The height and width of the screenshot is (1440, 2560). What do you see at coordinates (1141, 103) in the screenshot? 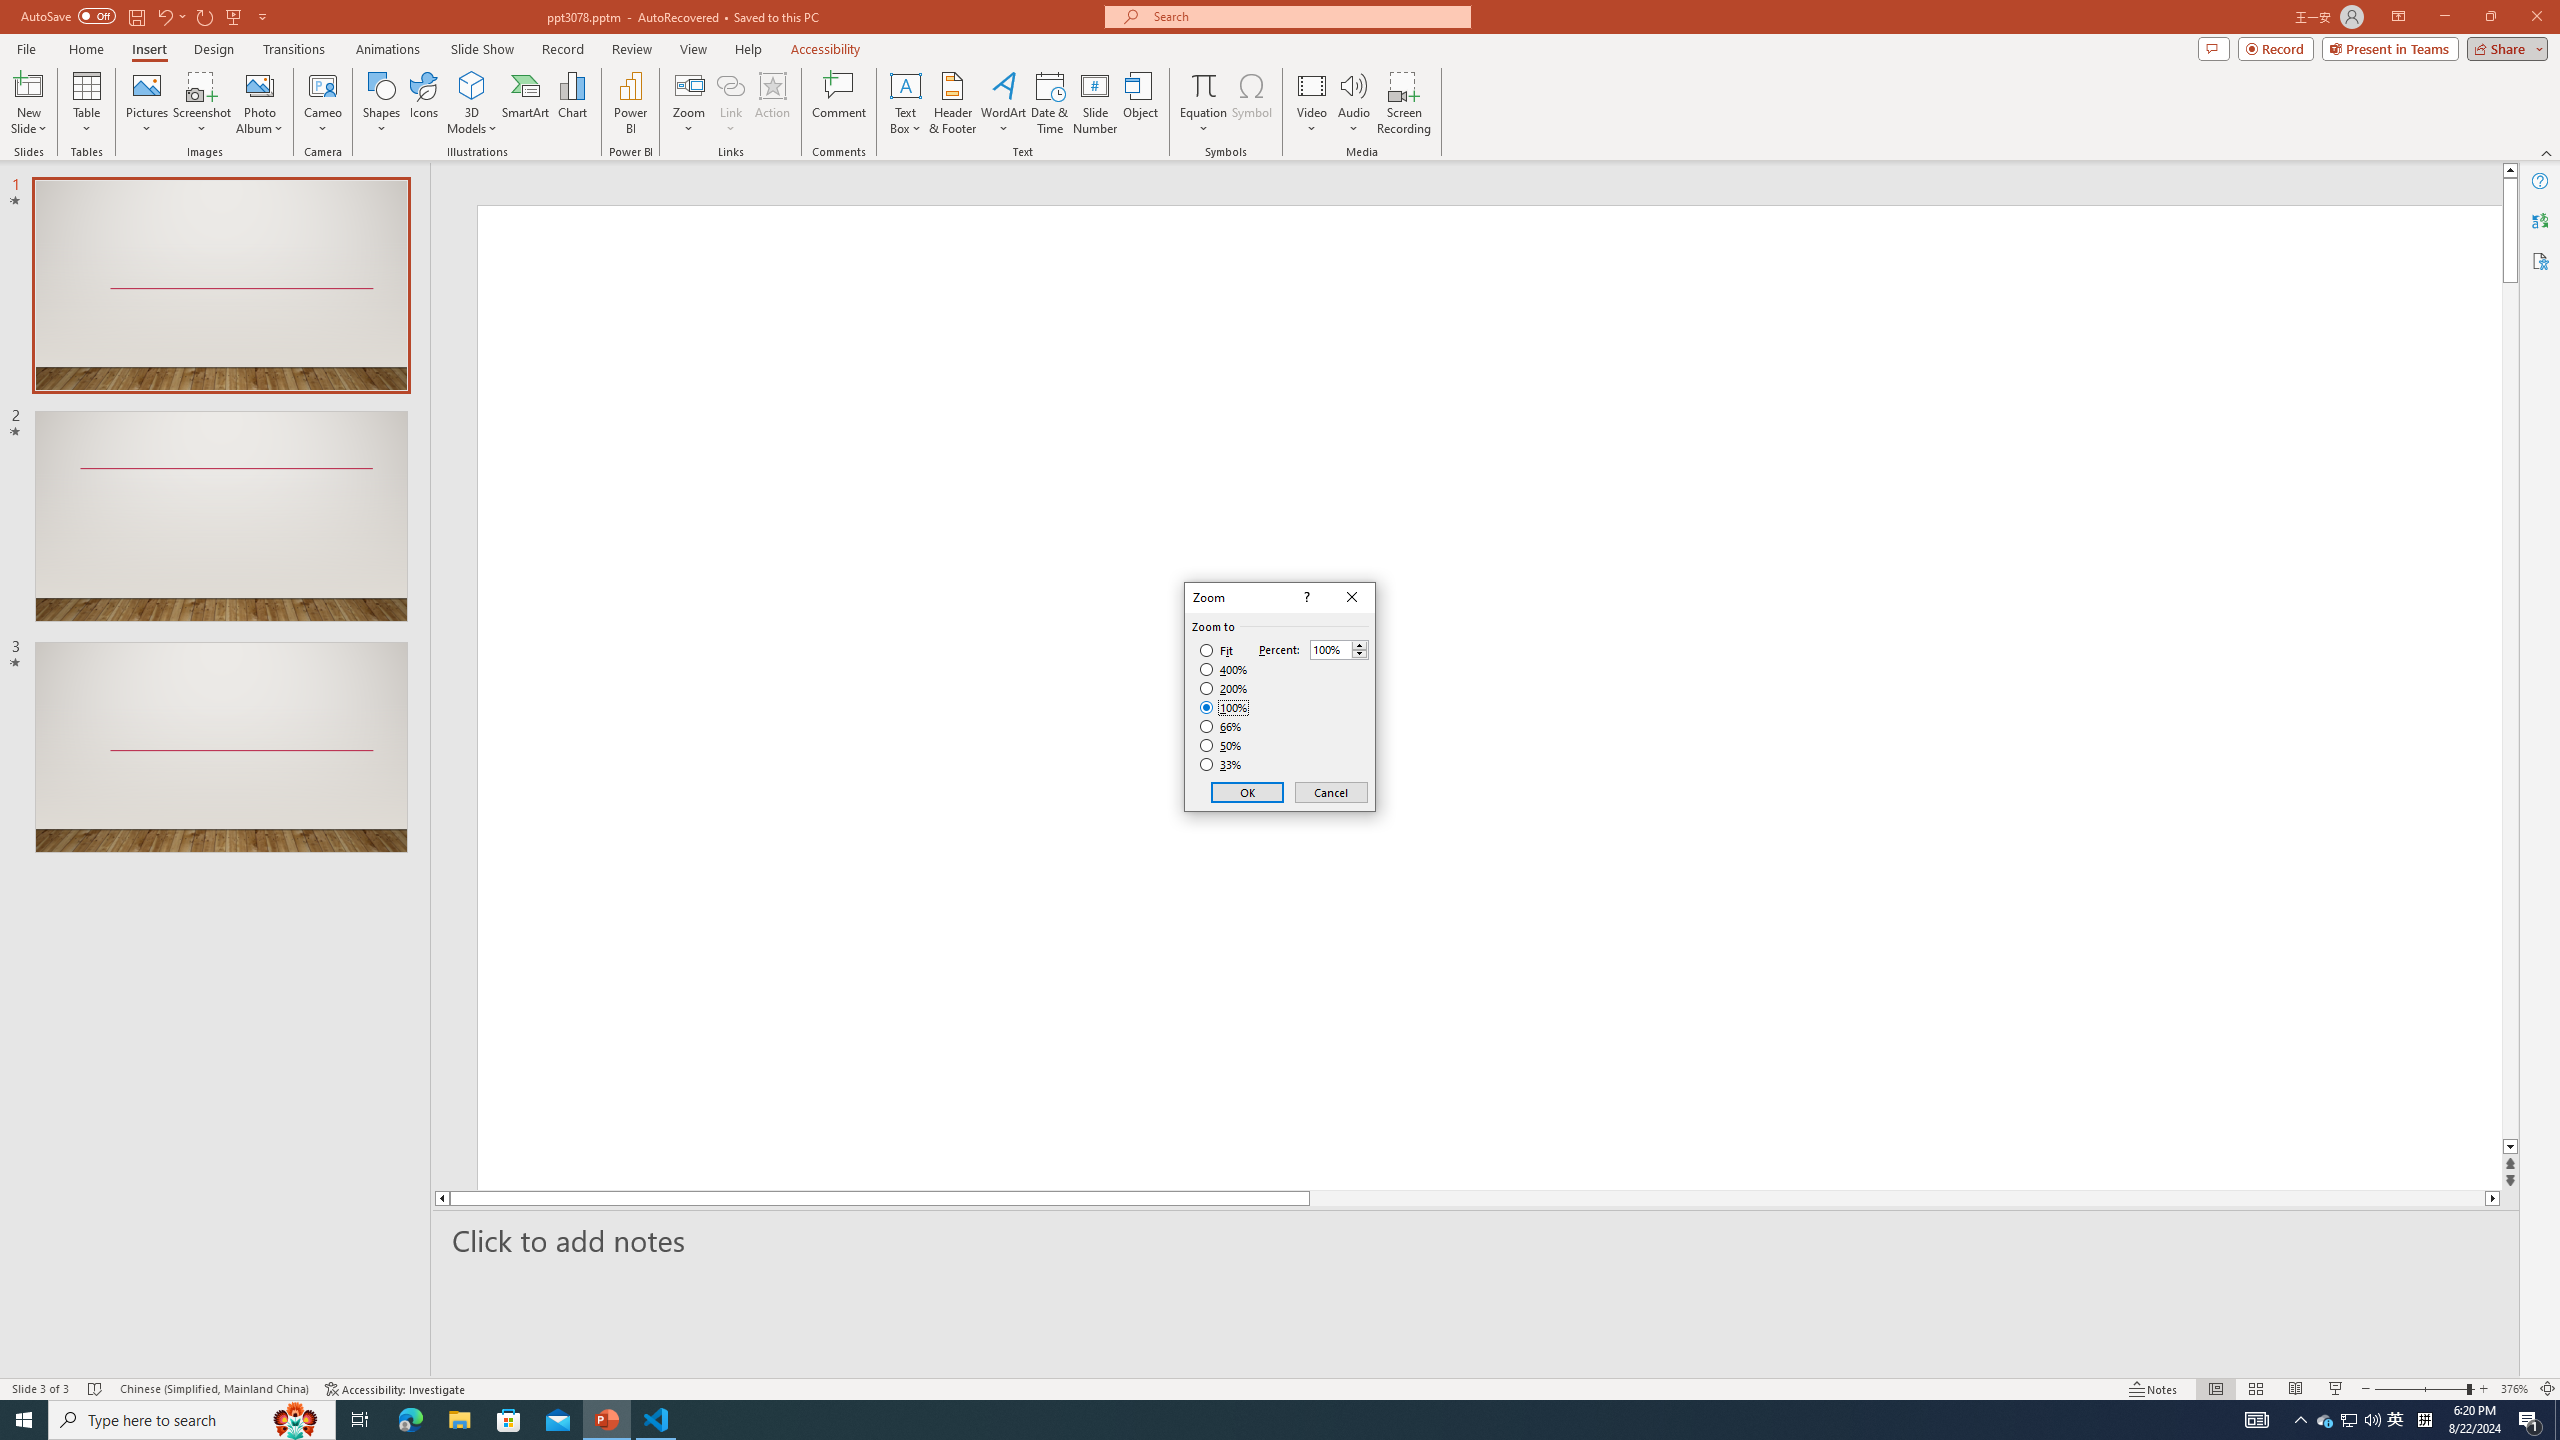
I see `'Object...'` at bounding box center [1141, 103].